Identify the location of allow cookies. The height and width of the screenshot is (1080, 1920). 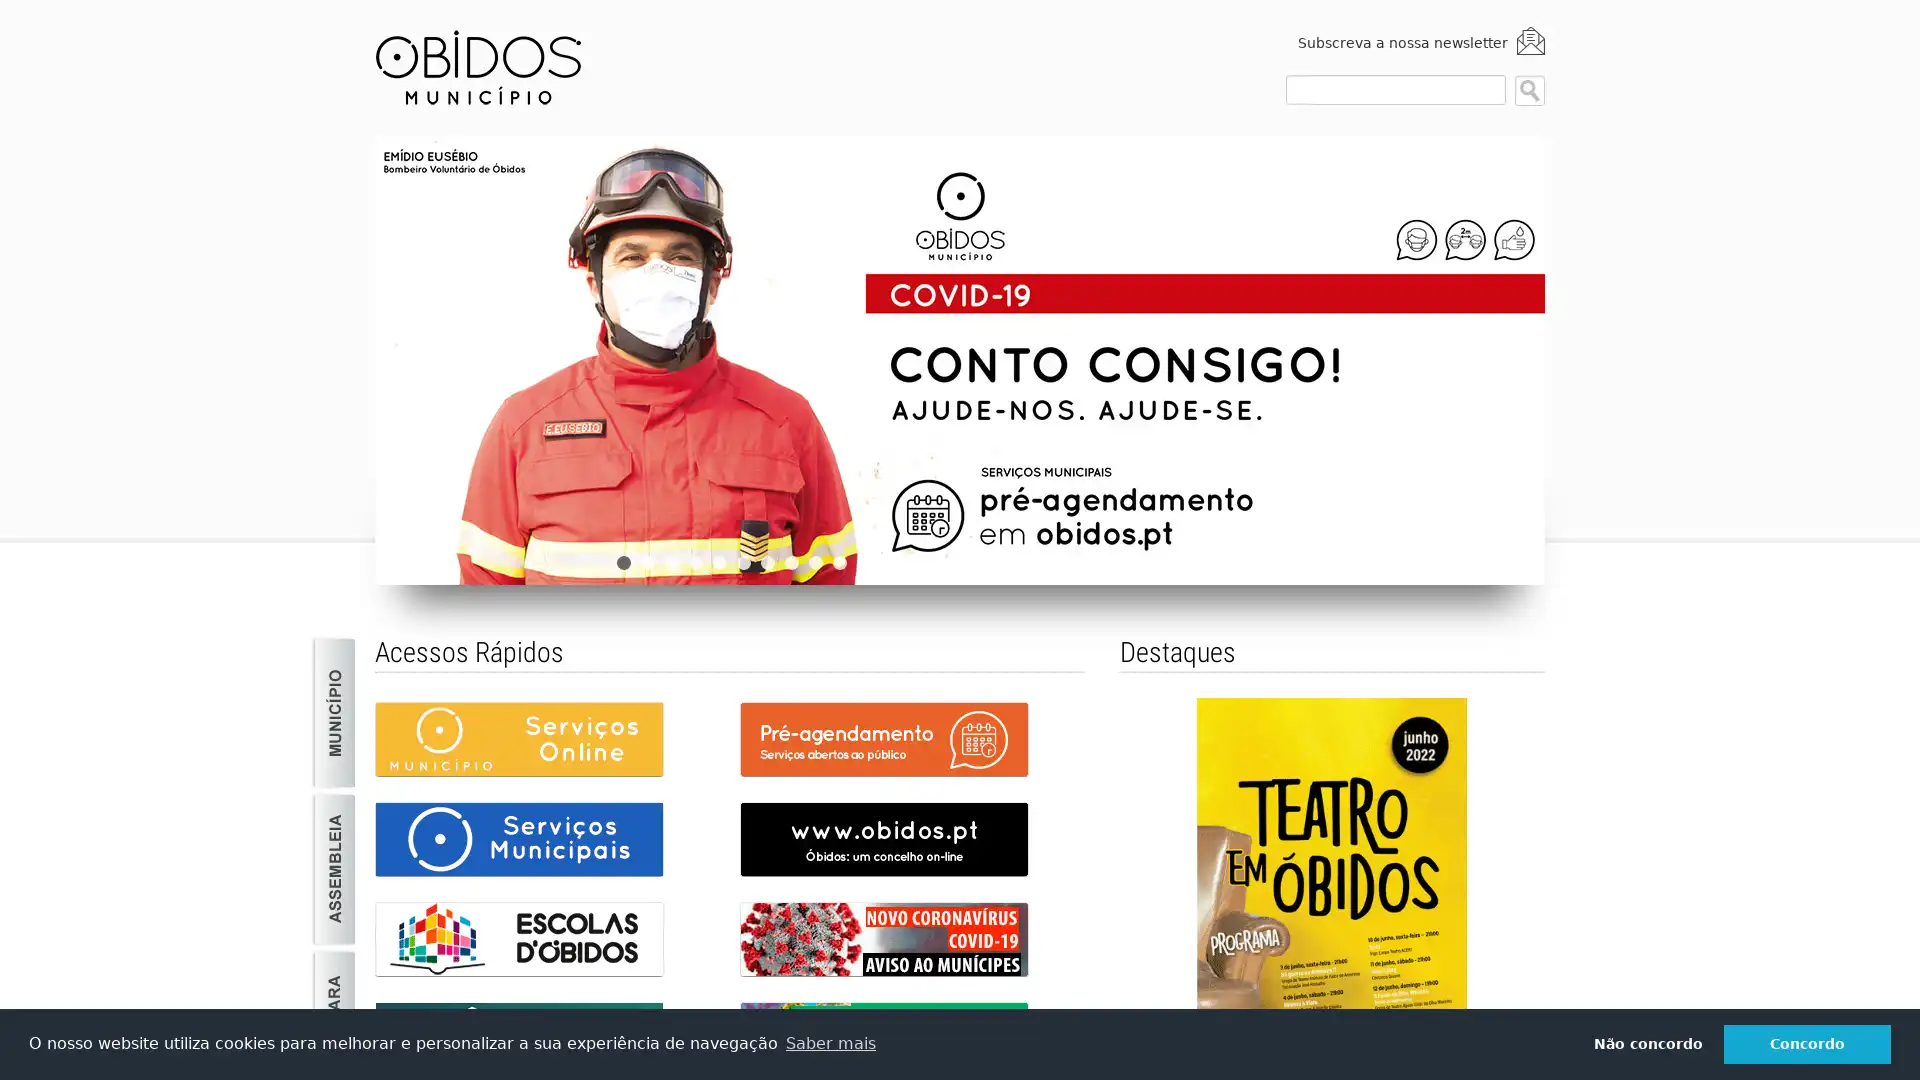
(1807, 1043).